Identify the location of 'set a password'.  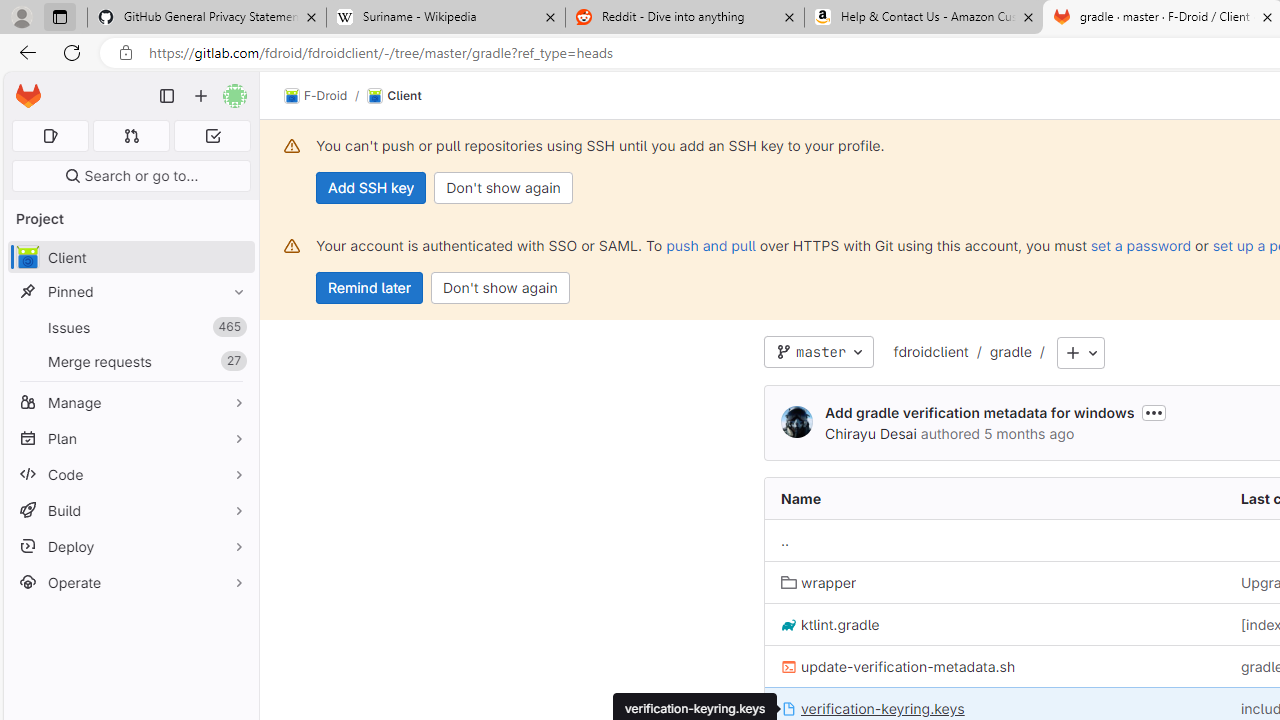
(1141, 244).